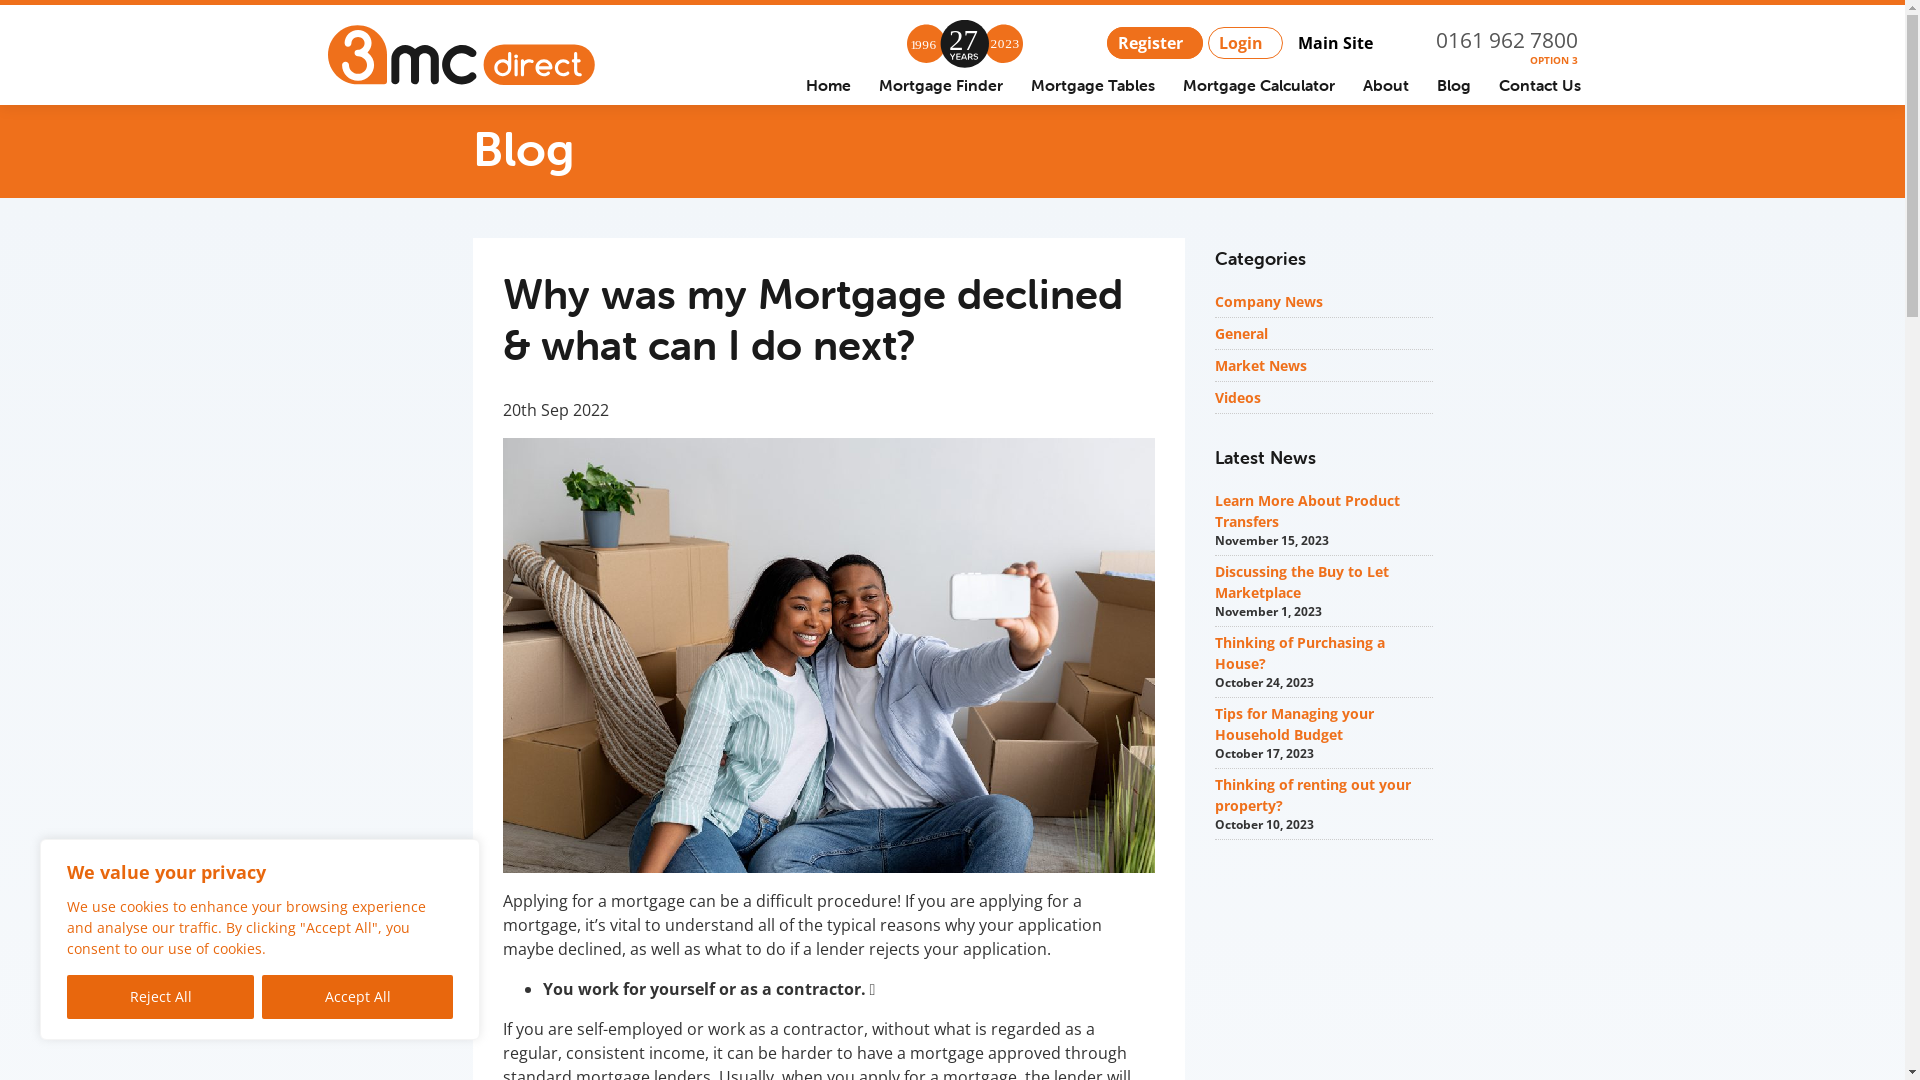 The width and height of the screenshot is (1920, 1080). What do you see at coordinates (1267, 301) in the screenshot?
I see `'Company News'` at bounding box center [1267, 301].